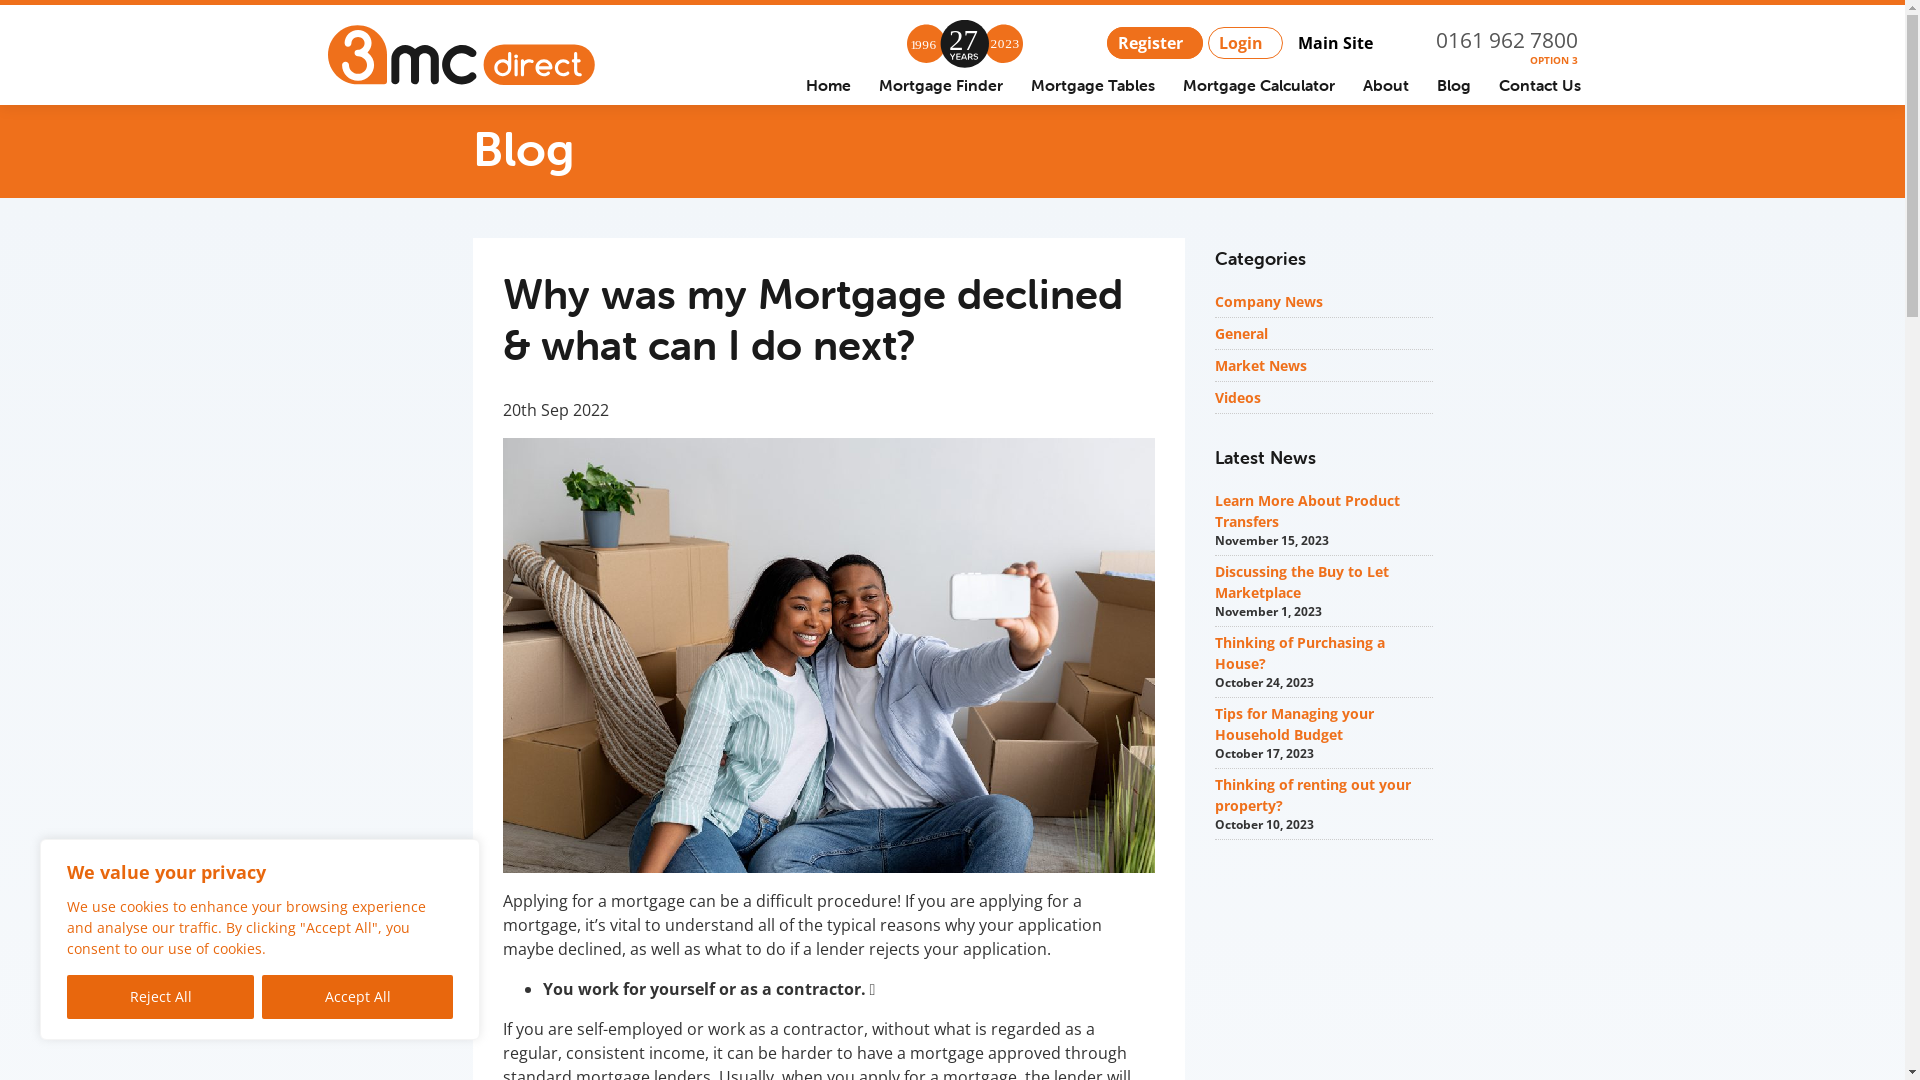 The width and height of the screenshot is (1920, 1080). What do you see at coordinates (1267, 301) in the screenshot?
I see `'Company News'` at bounding box center [1267, 301].